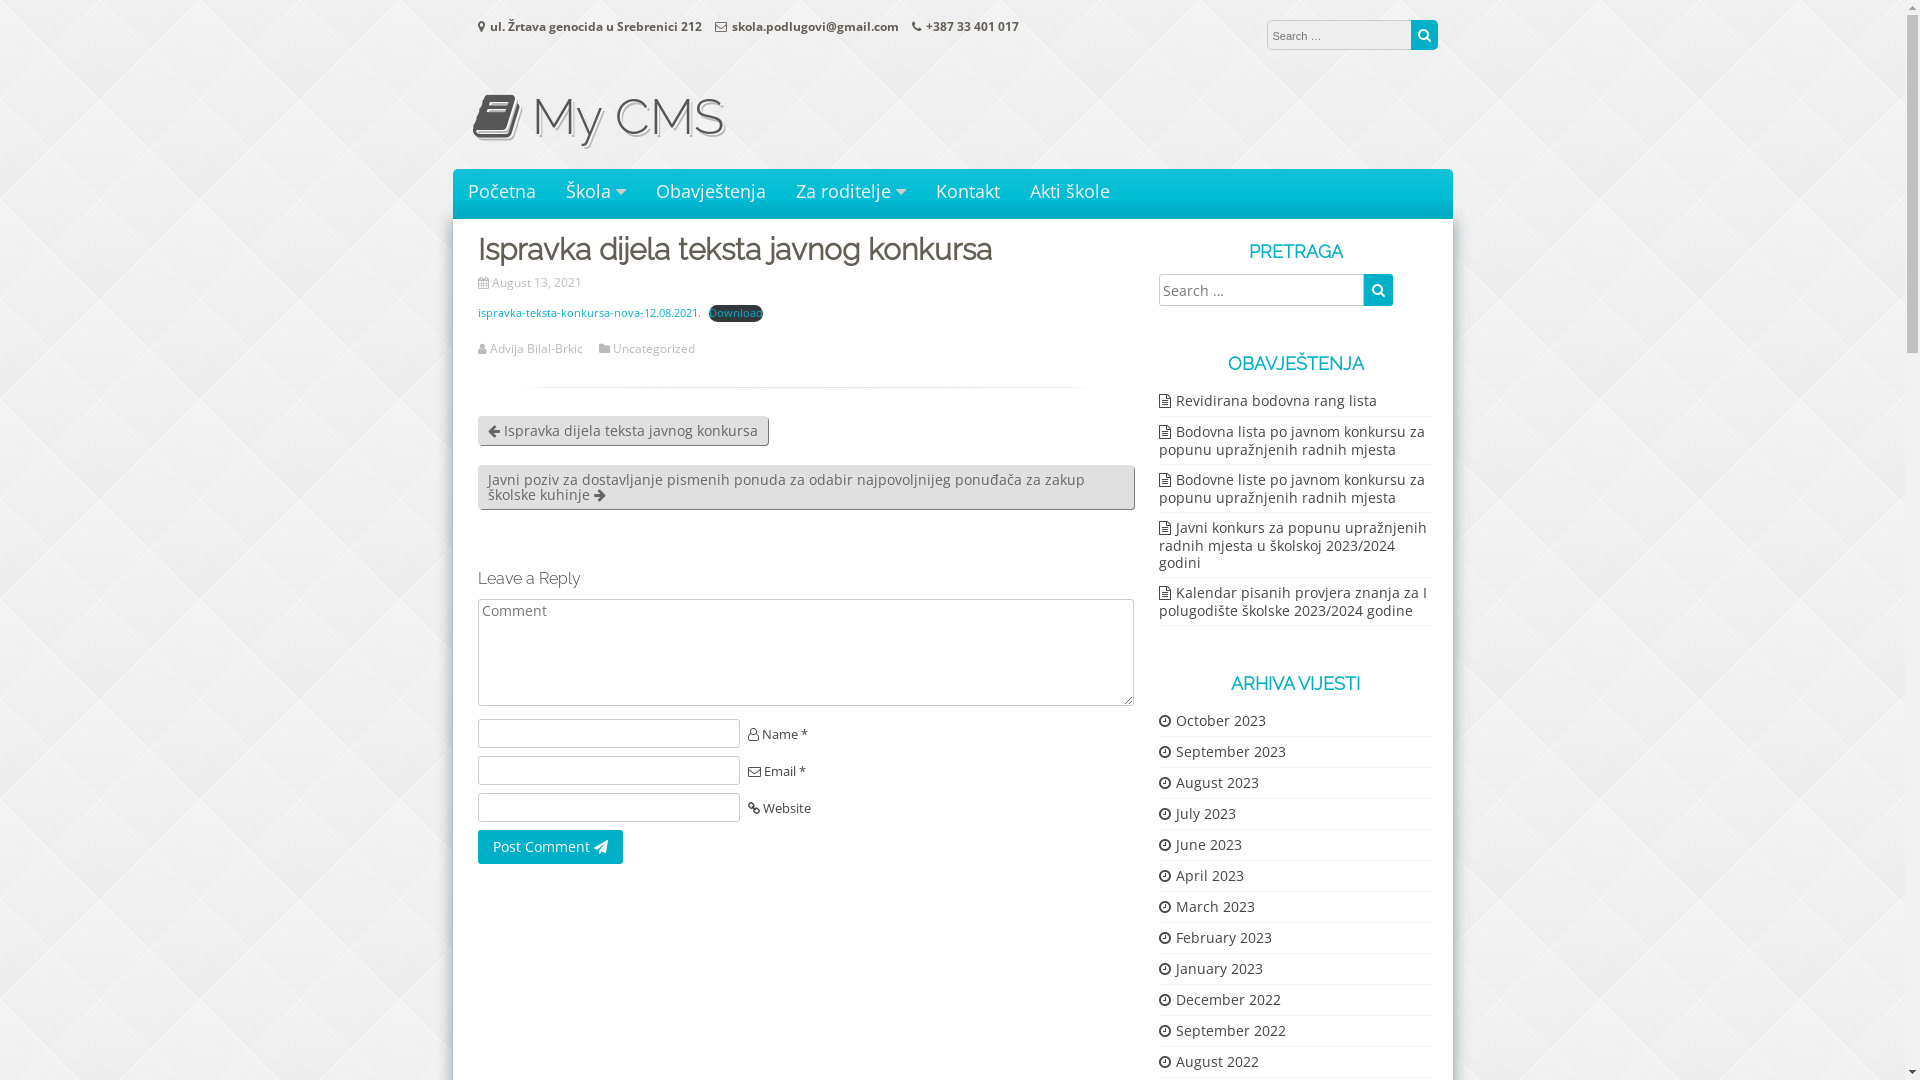 The width and height of the screenshot is (1920, 1080). What do you see at coordinates (538, 282) in the screenshot?
I see `'August 13, 2021'` at bounding box center [538, 282].